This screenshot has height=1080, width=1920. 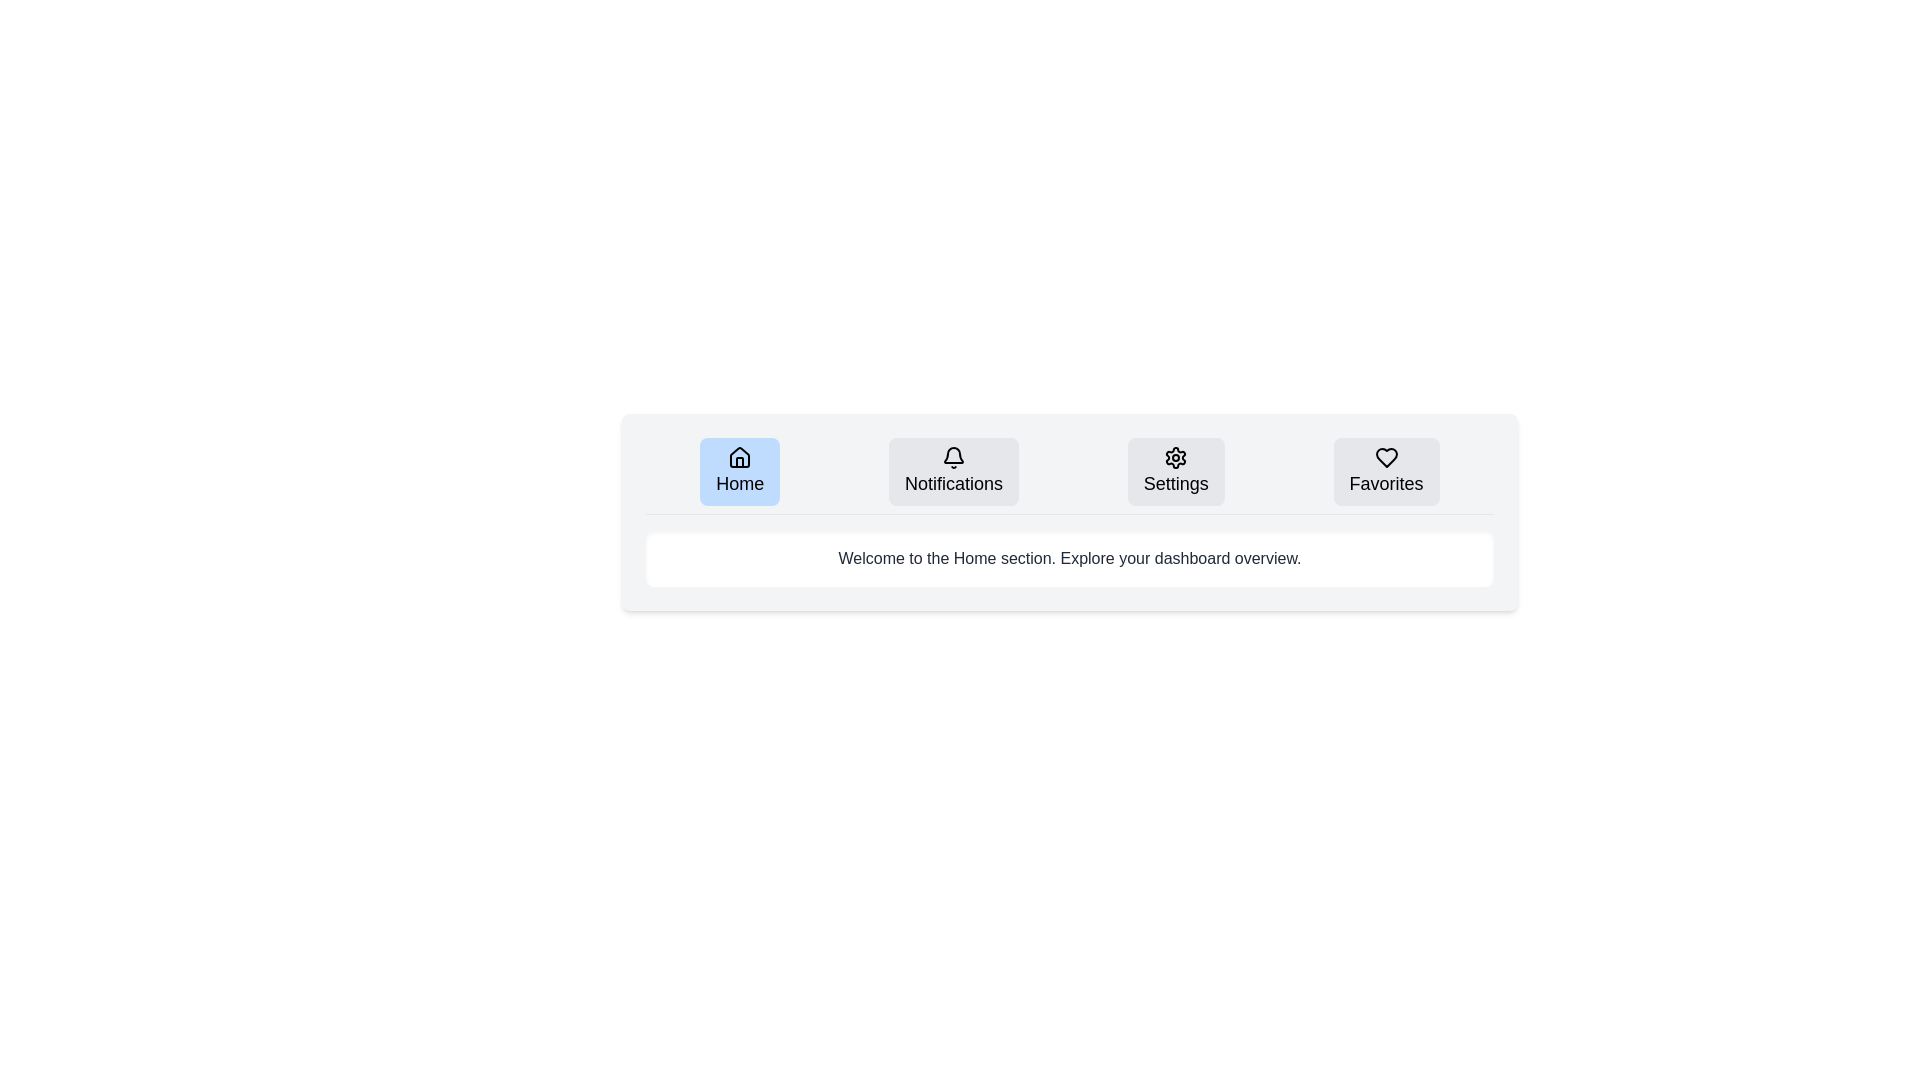 What do you see at coordinates (953, 471) in the screenshot?
I see `the Notifications section by clicking on the respective tab button` at bounding box center [953, 471].